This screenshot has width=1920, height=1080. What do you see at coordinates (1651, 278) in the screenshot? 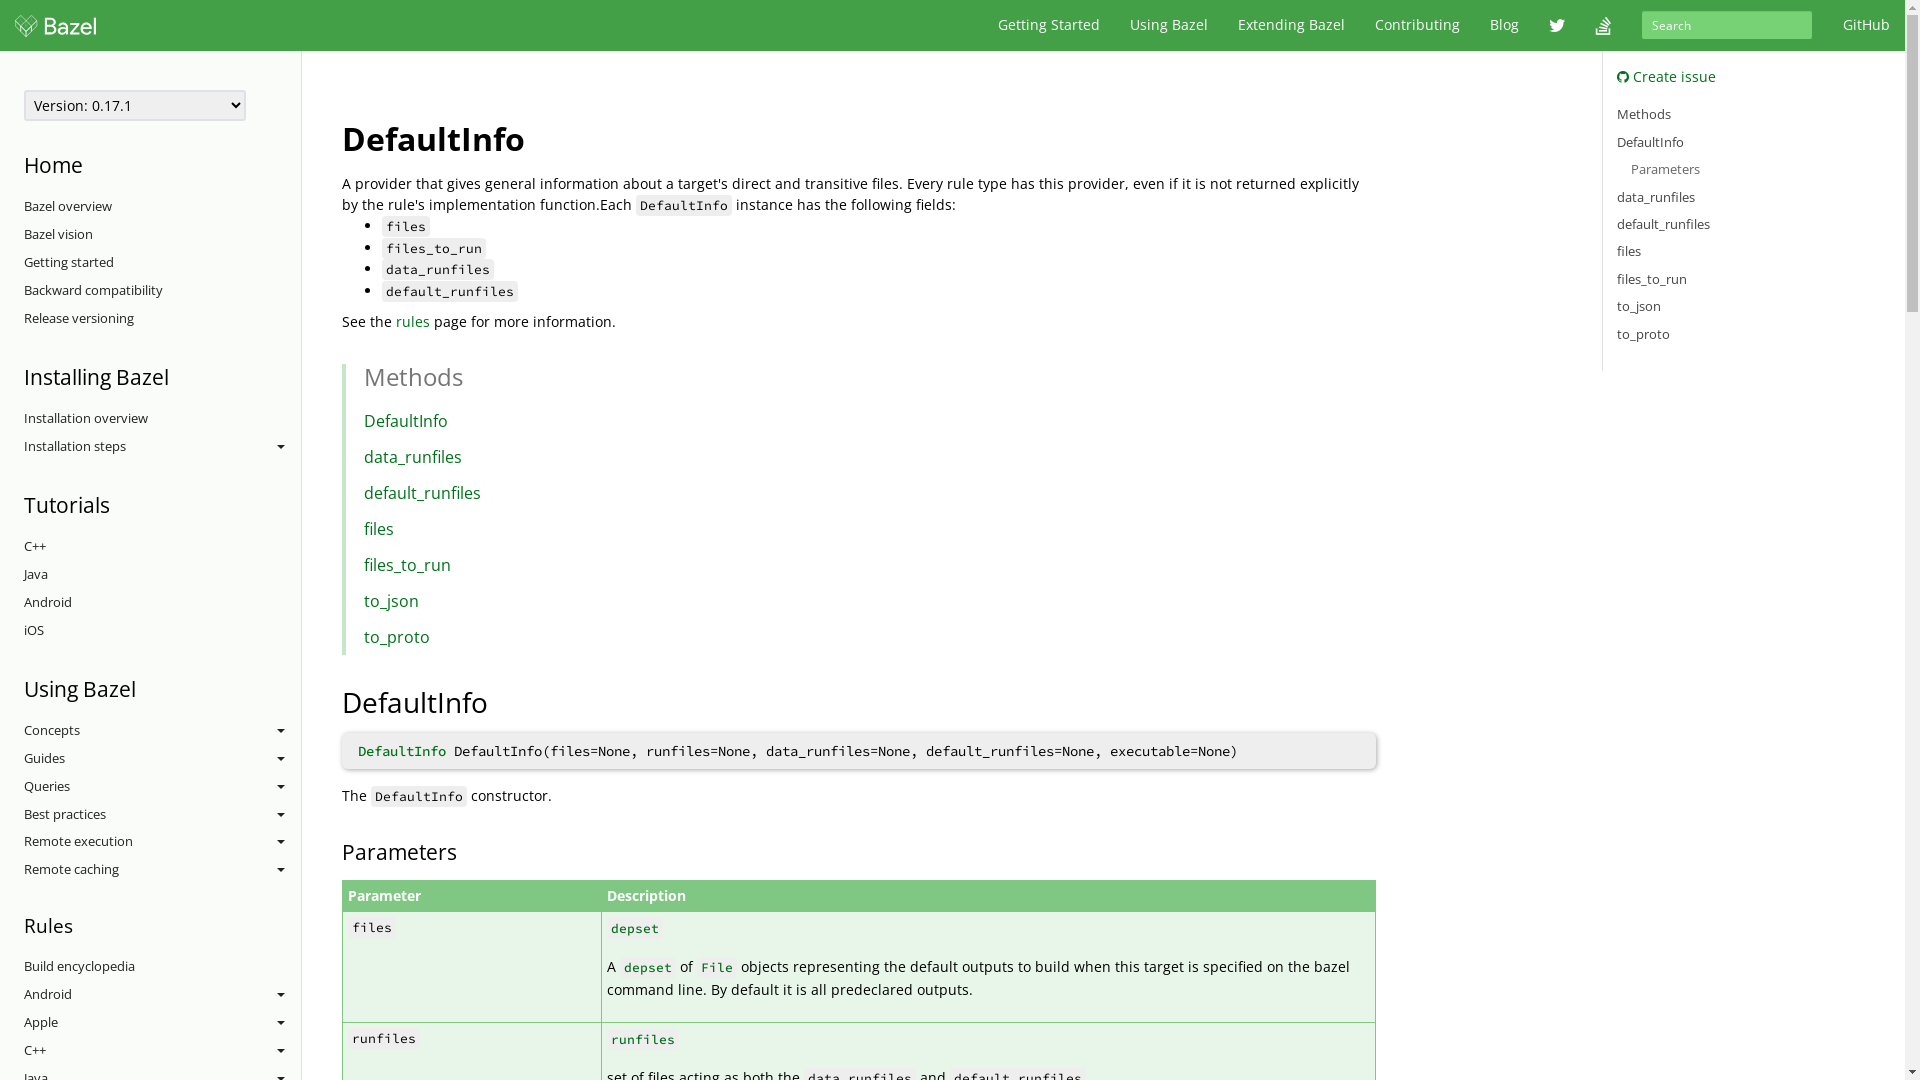
I see `'files_to_run'` at bounding box center [1651, 278].